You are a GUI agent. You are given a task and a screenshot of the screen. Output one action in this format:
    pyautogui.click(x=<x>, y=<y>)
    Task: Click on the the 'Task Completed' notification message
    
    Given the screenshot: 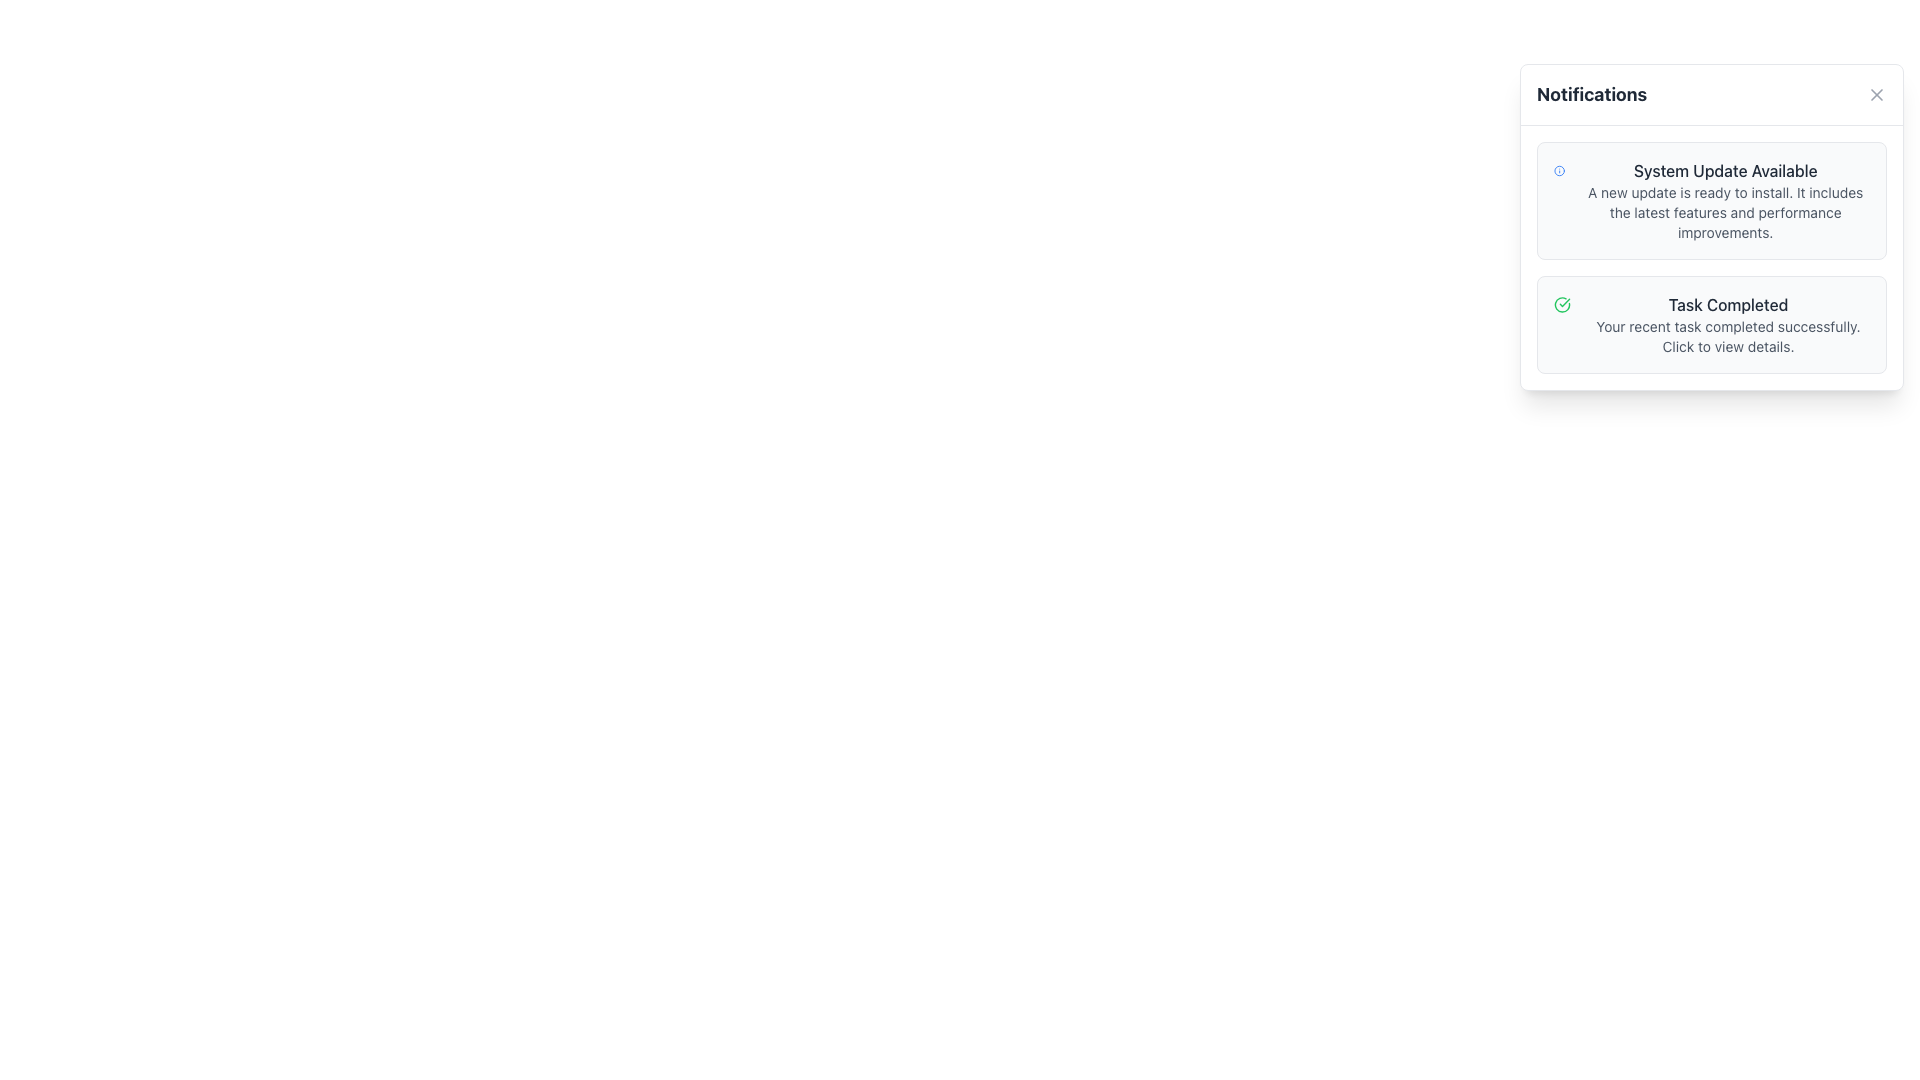 What is the action you would take?
    pyautogui.click(x=1727, y=323)
    